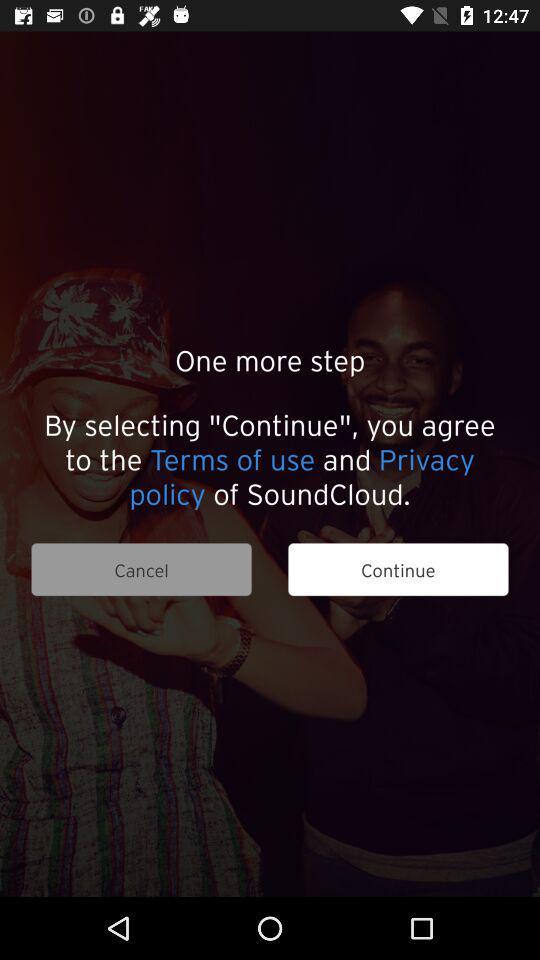  Describe the element at coordinates (140, 569) in the screenshot. I see `the item to the left of continue` at that location.